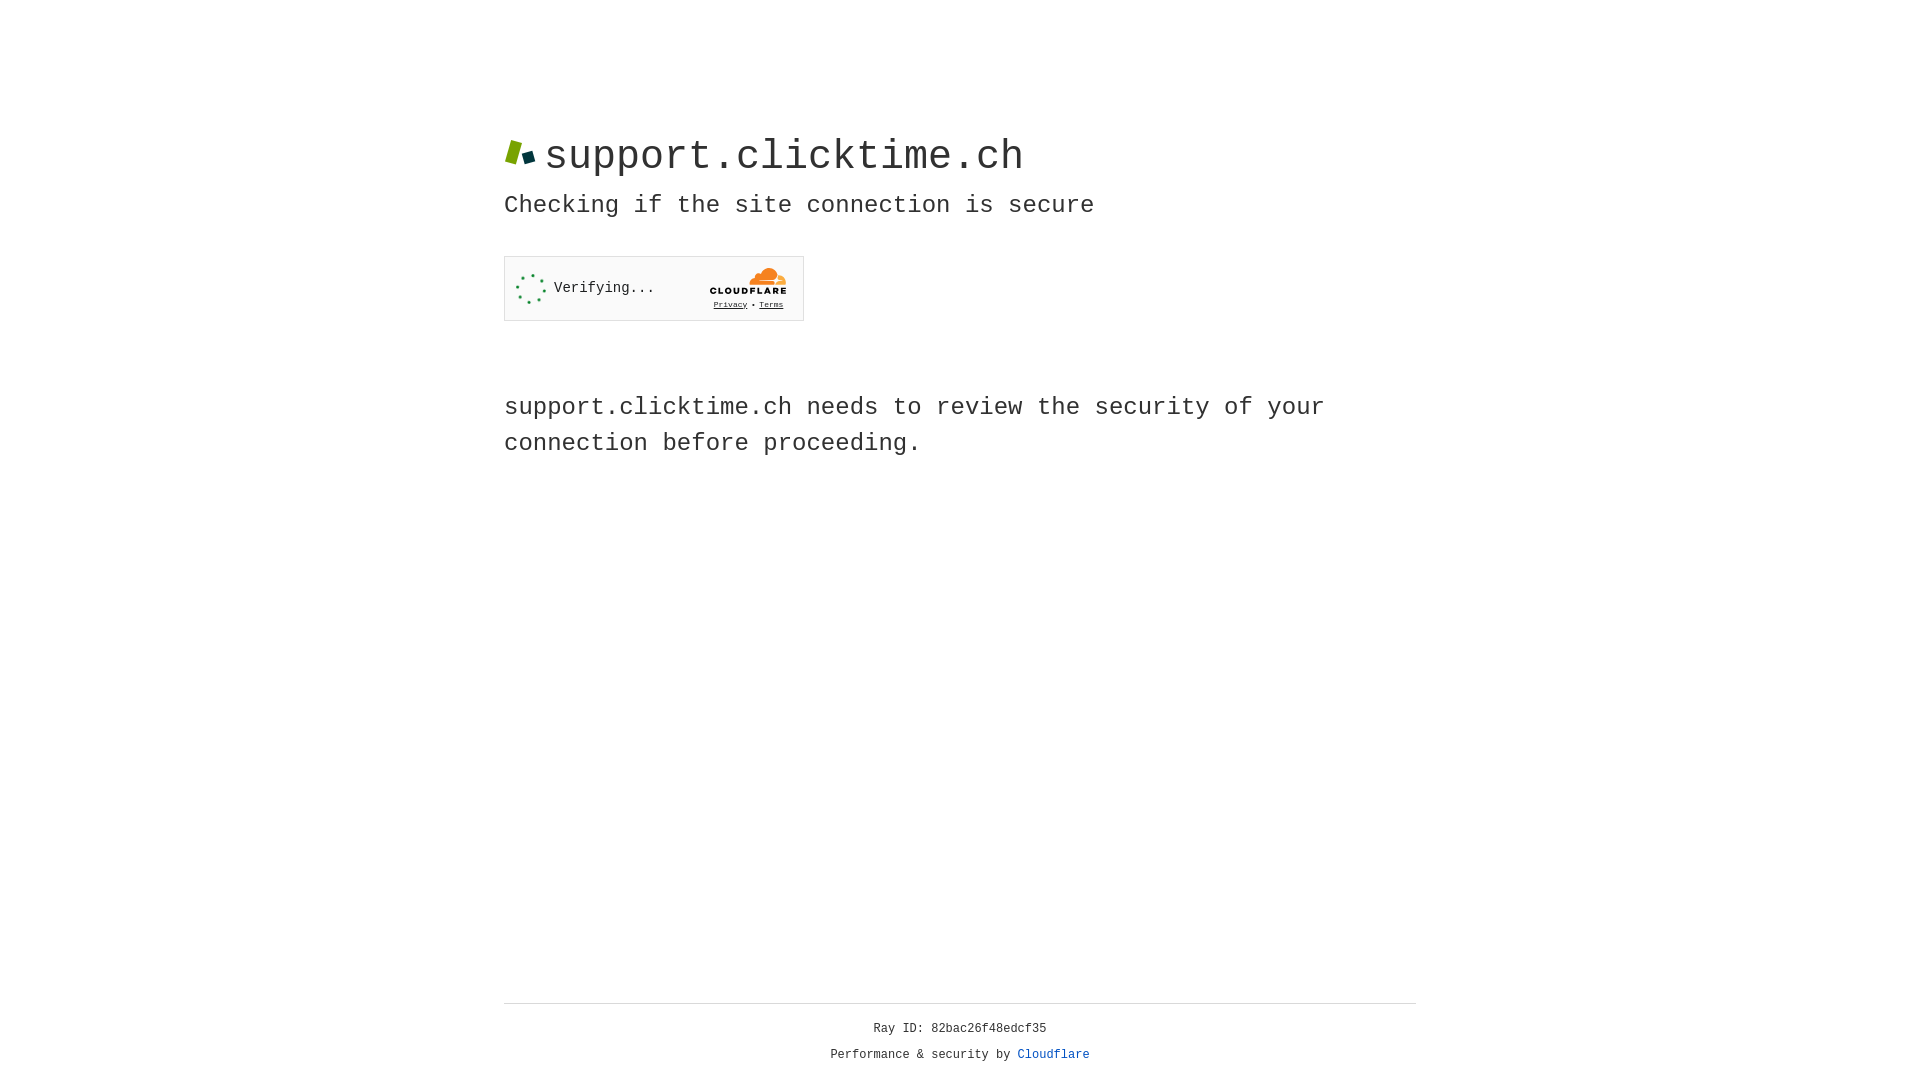  I want to click on 'Cloudflare', so click(1053, 1054).